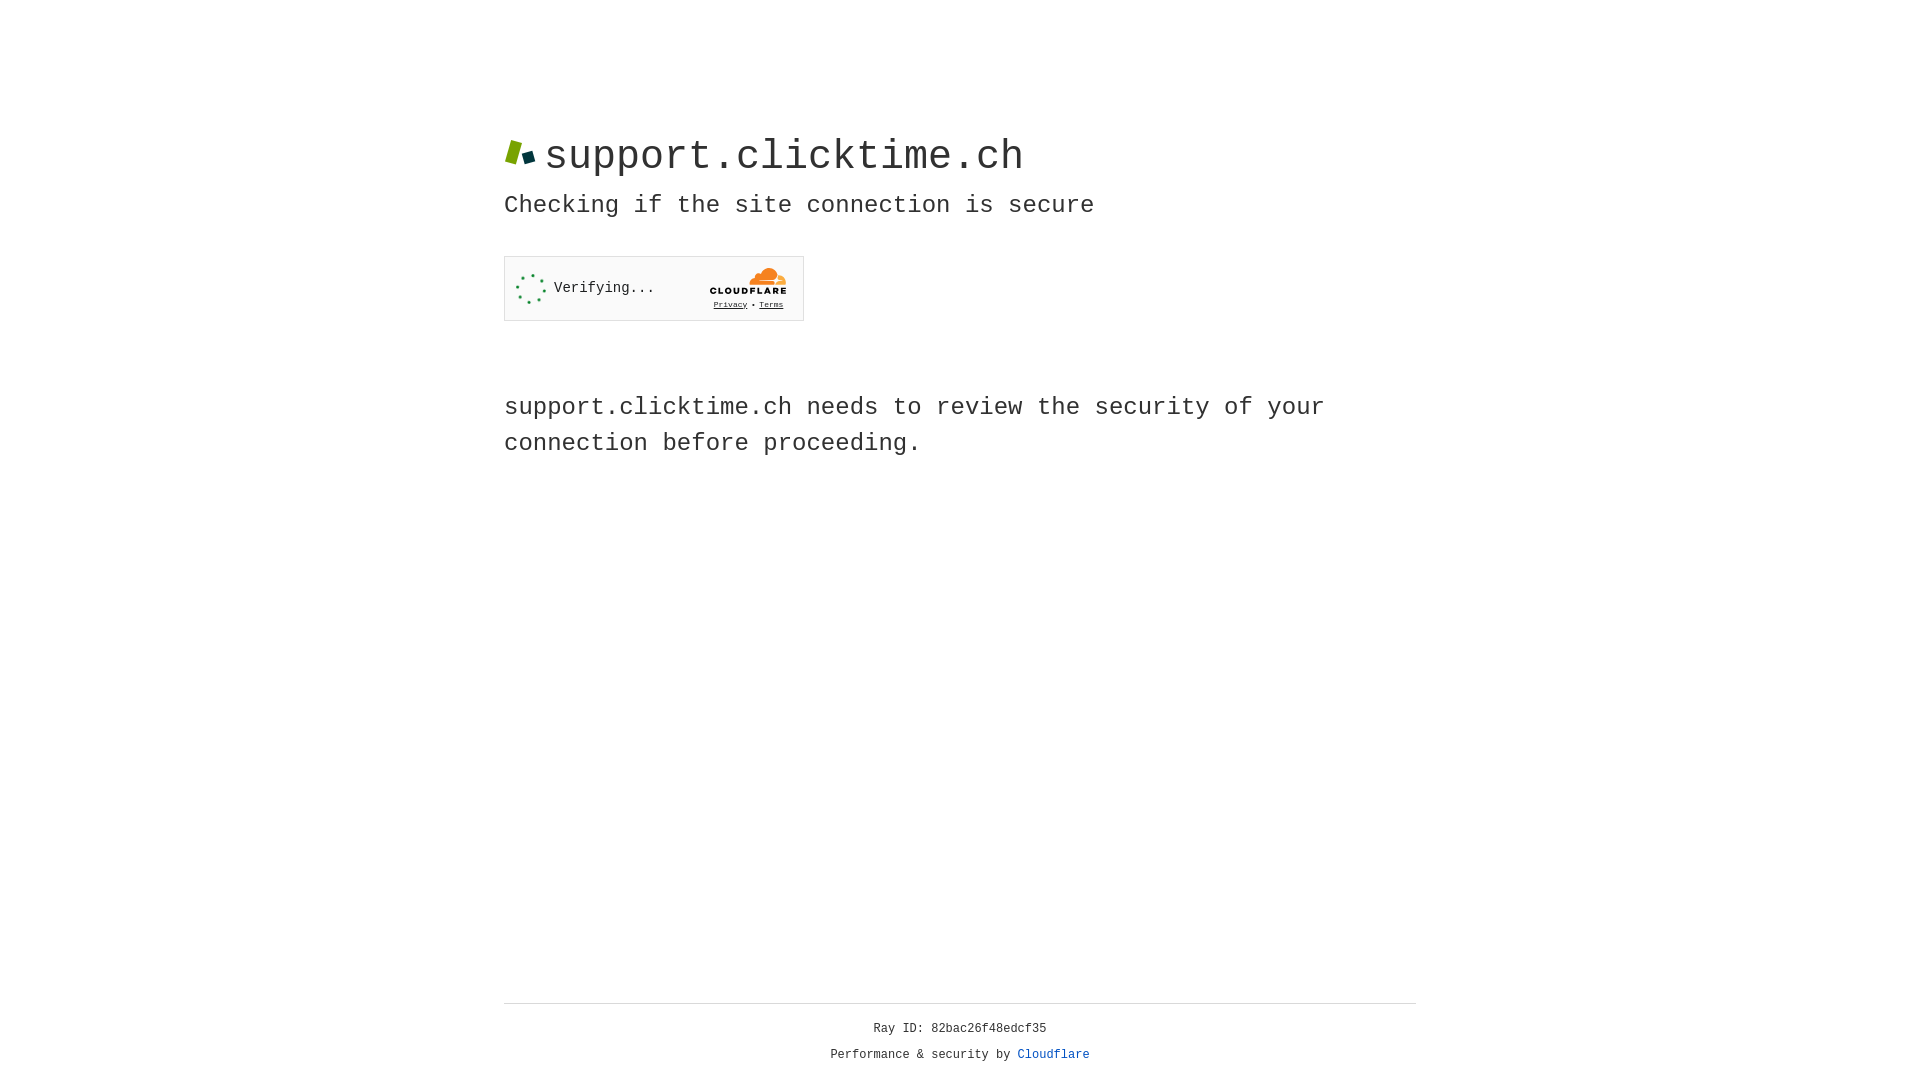  I want to click on 'Cloudflare', so click(1053, 1054).